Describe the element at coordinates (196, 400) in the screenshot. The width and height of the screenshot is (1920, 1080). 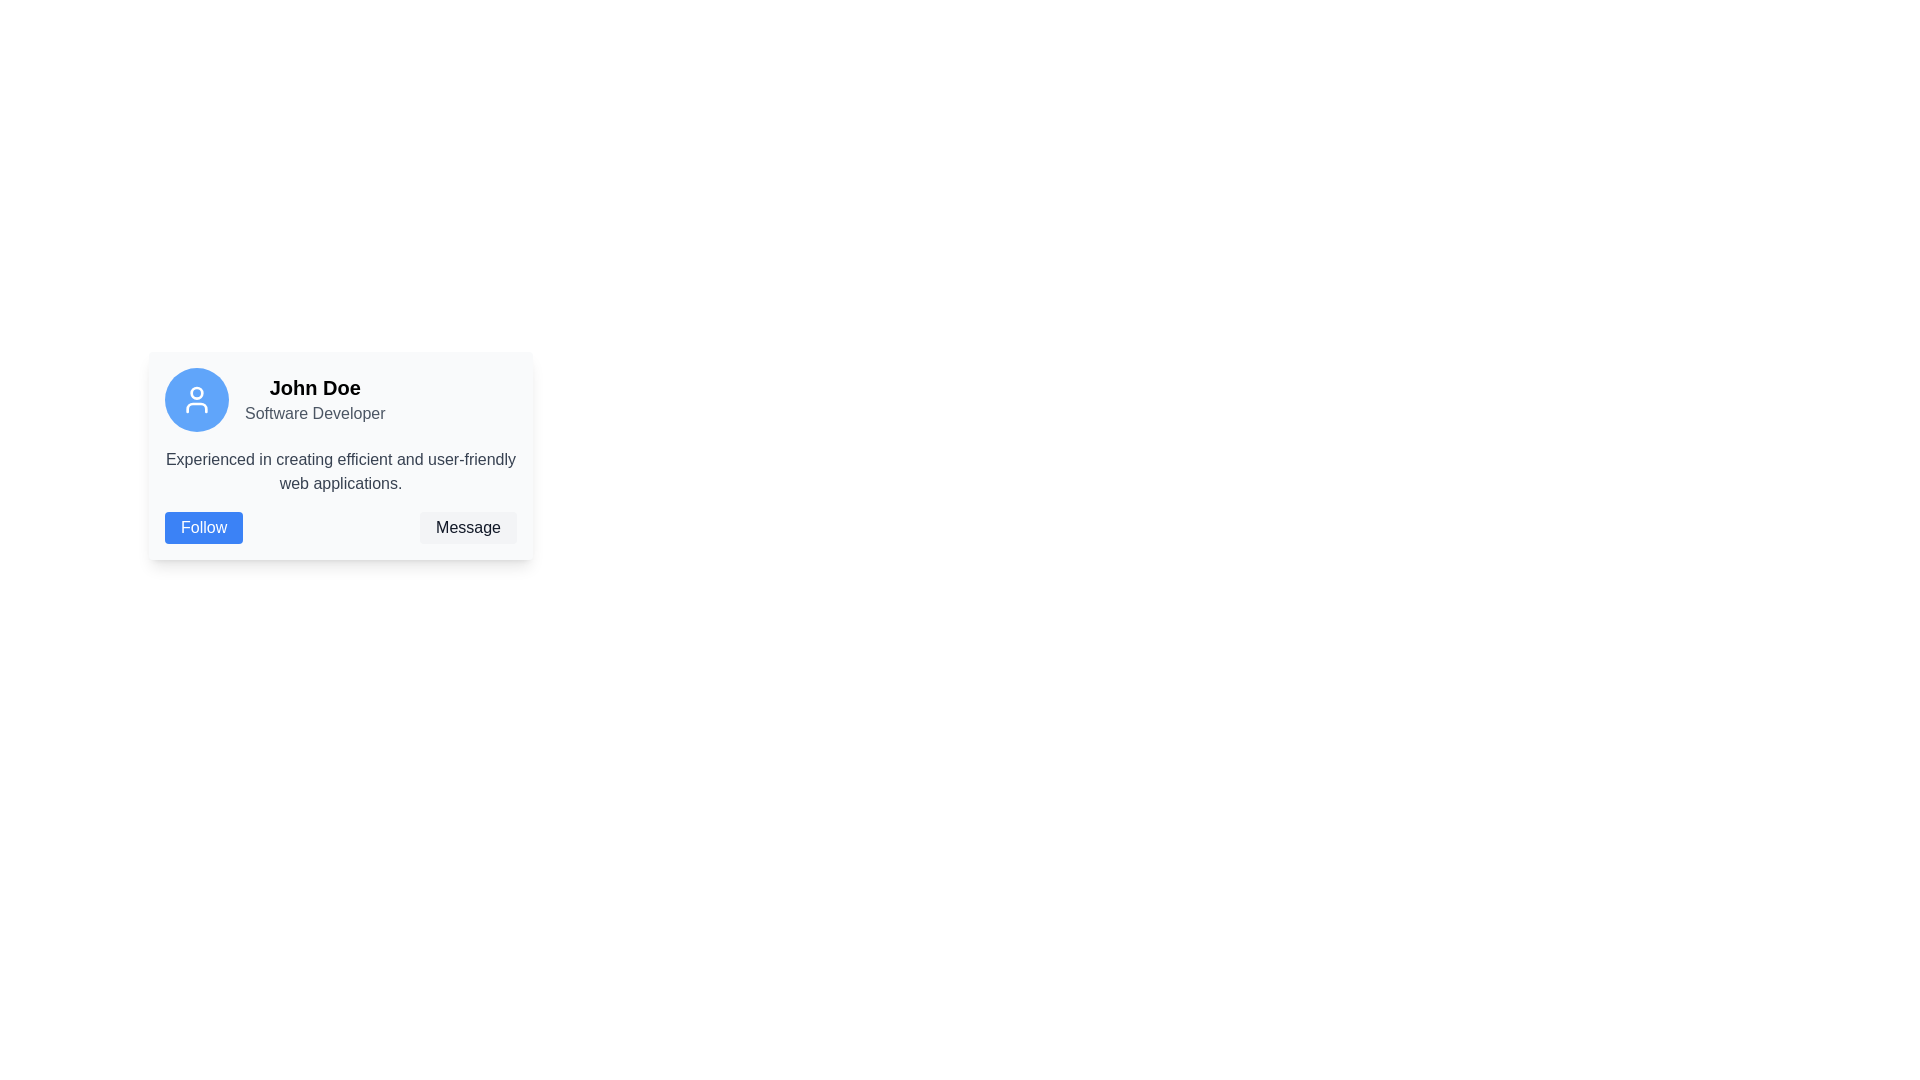
I see `the user's profile picture icon located in the top-left corner of the profile card, which is positioned next to the text 'John Doe' and 'Software Developer'` at that location.